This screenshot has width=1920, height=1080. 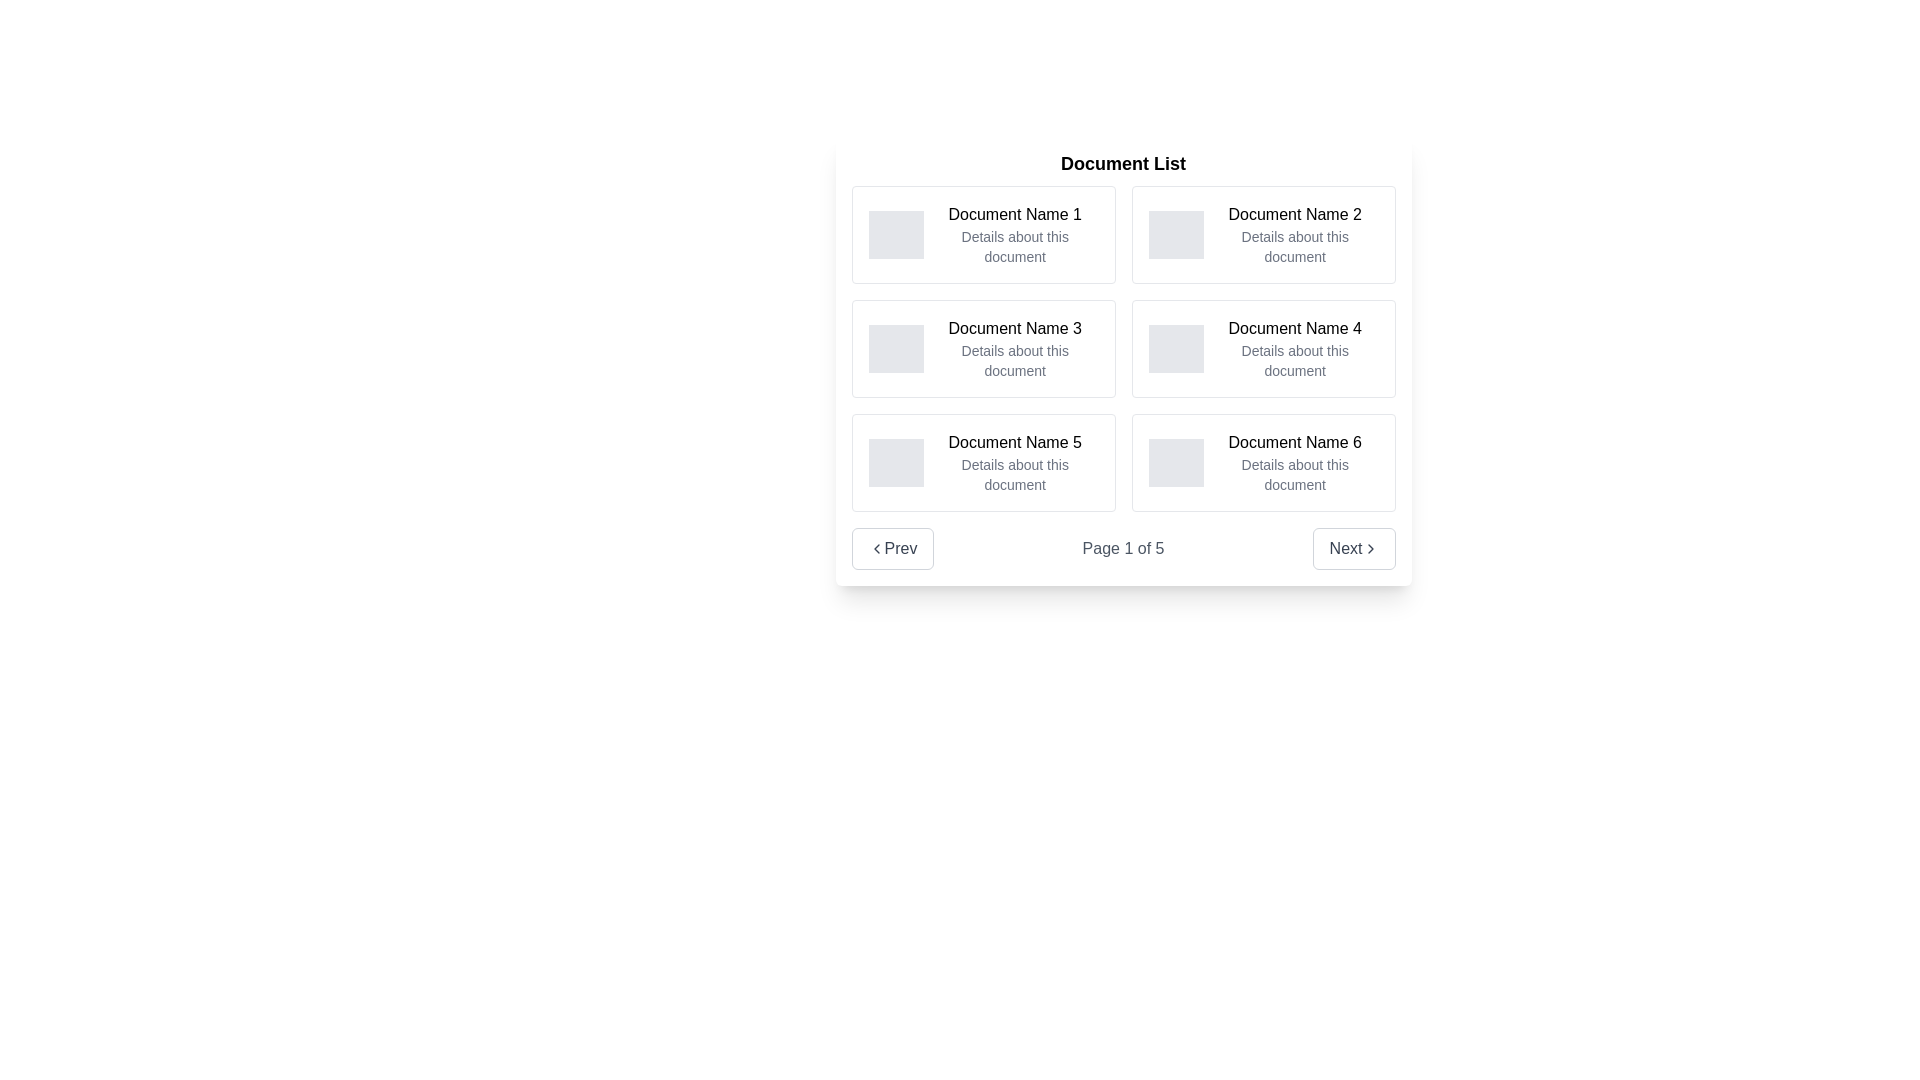 What do you see at coordinates (1014, 462) in the screenshot?
I see `the list item displaying 'Document Name 5'` at bounding box center [1014, 462].